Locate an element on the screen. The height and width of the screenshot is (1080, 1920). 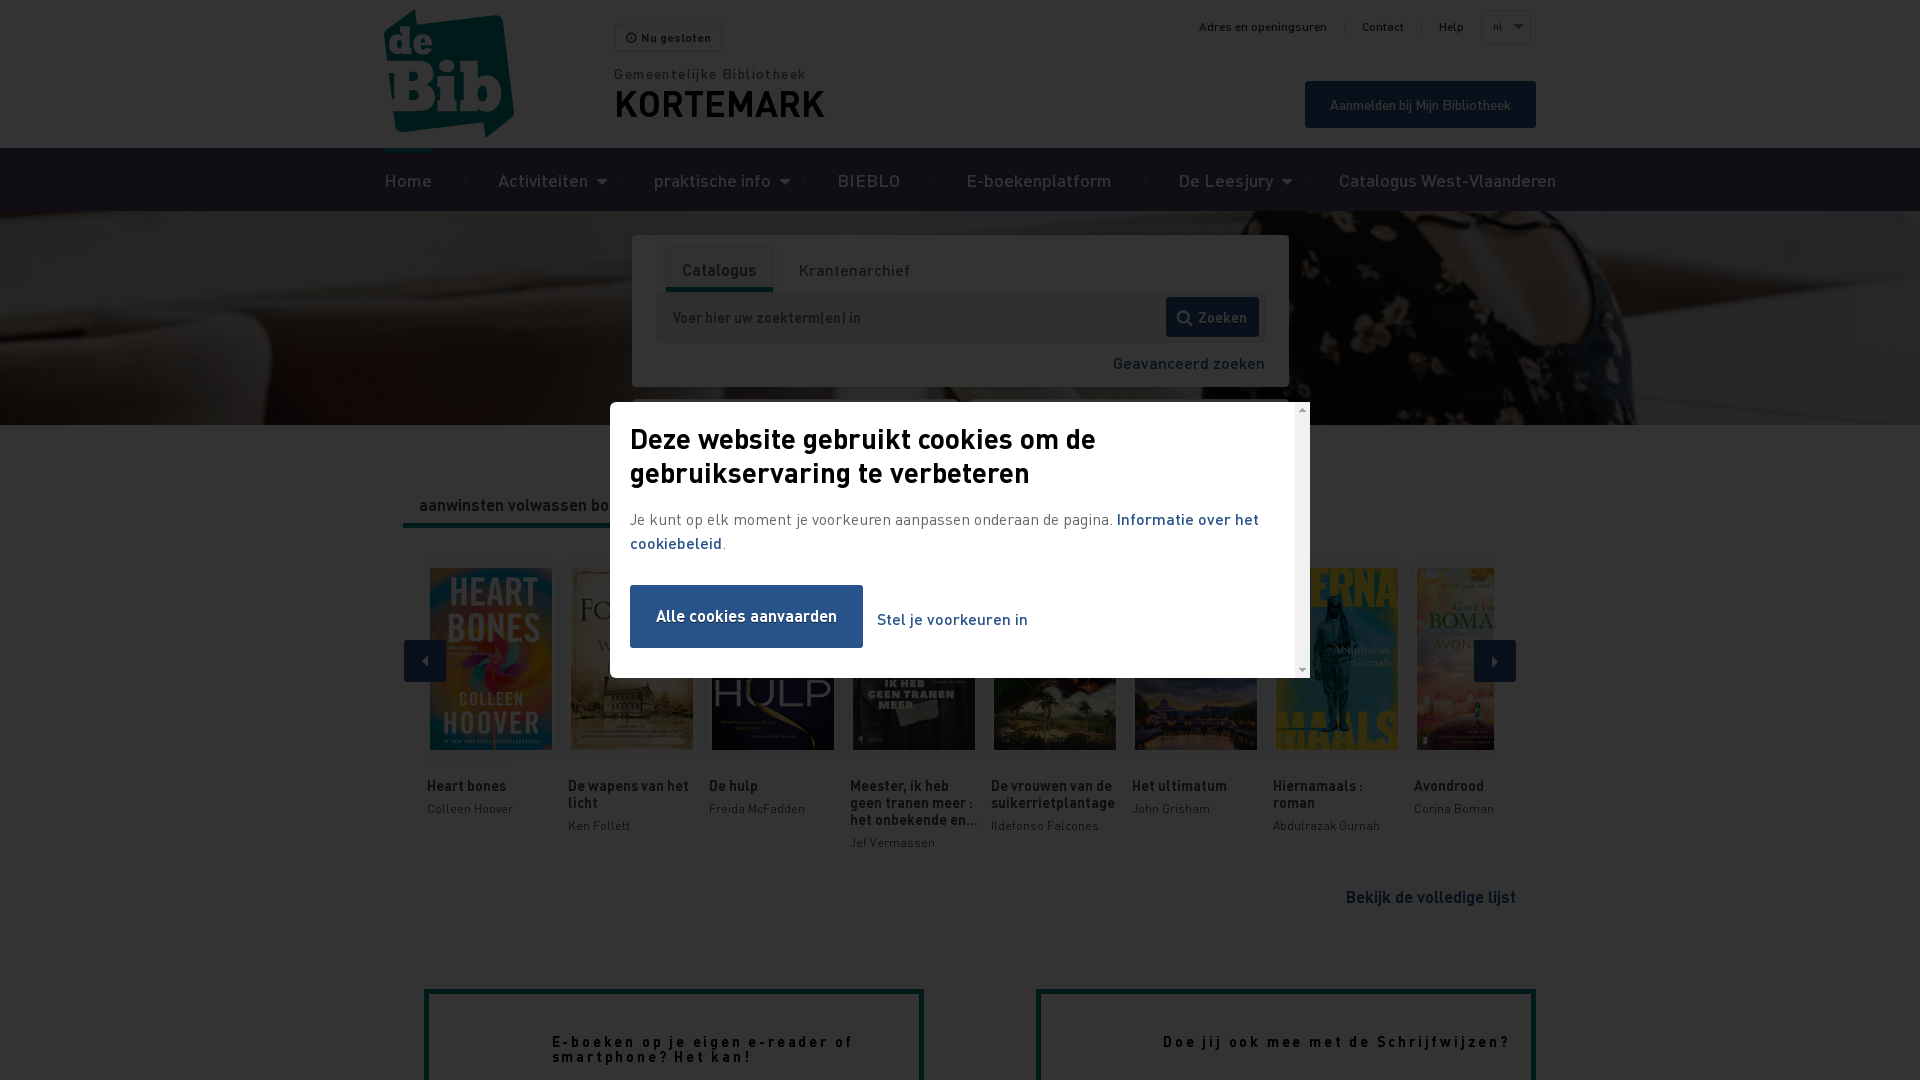
'Informatie over het cookiebeleid' is located at coordinates (943, 529).